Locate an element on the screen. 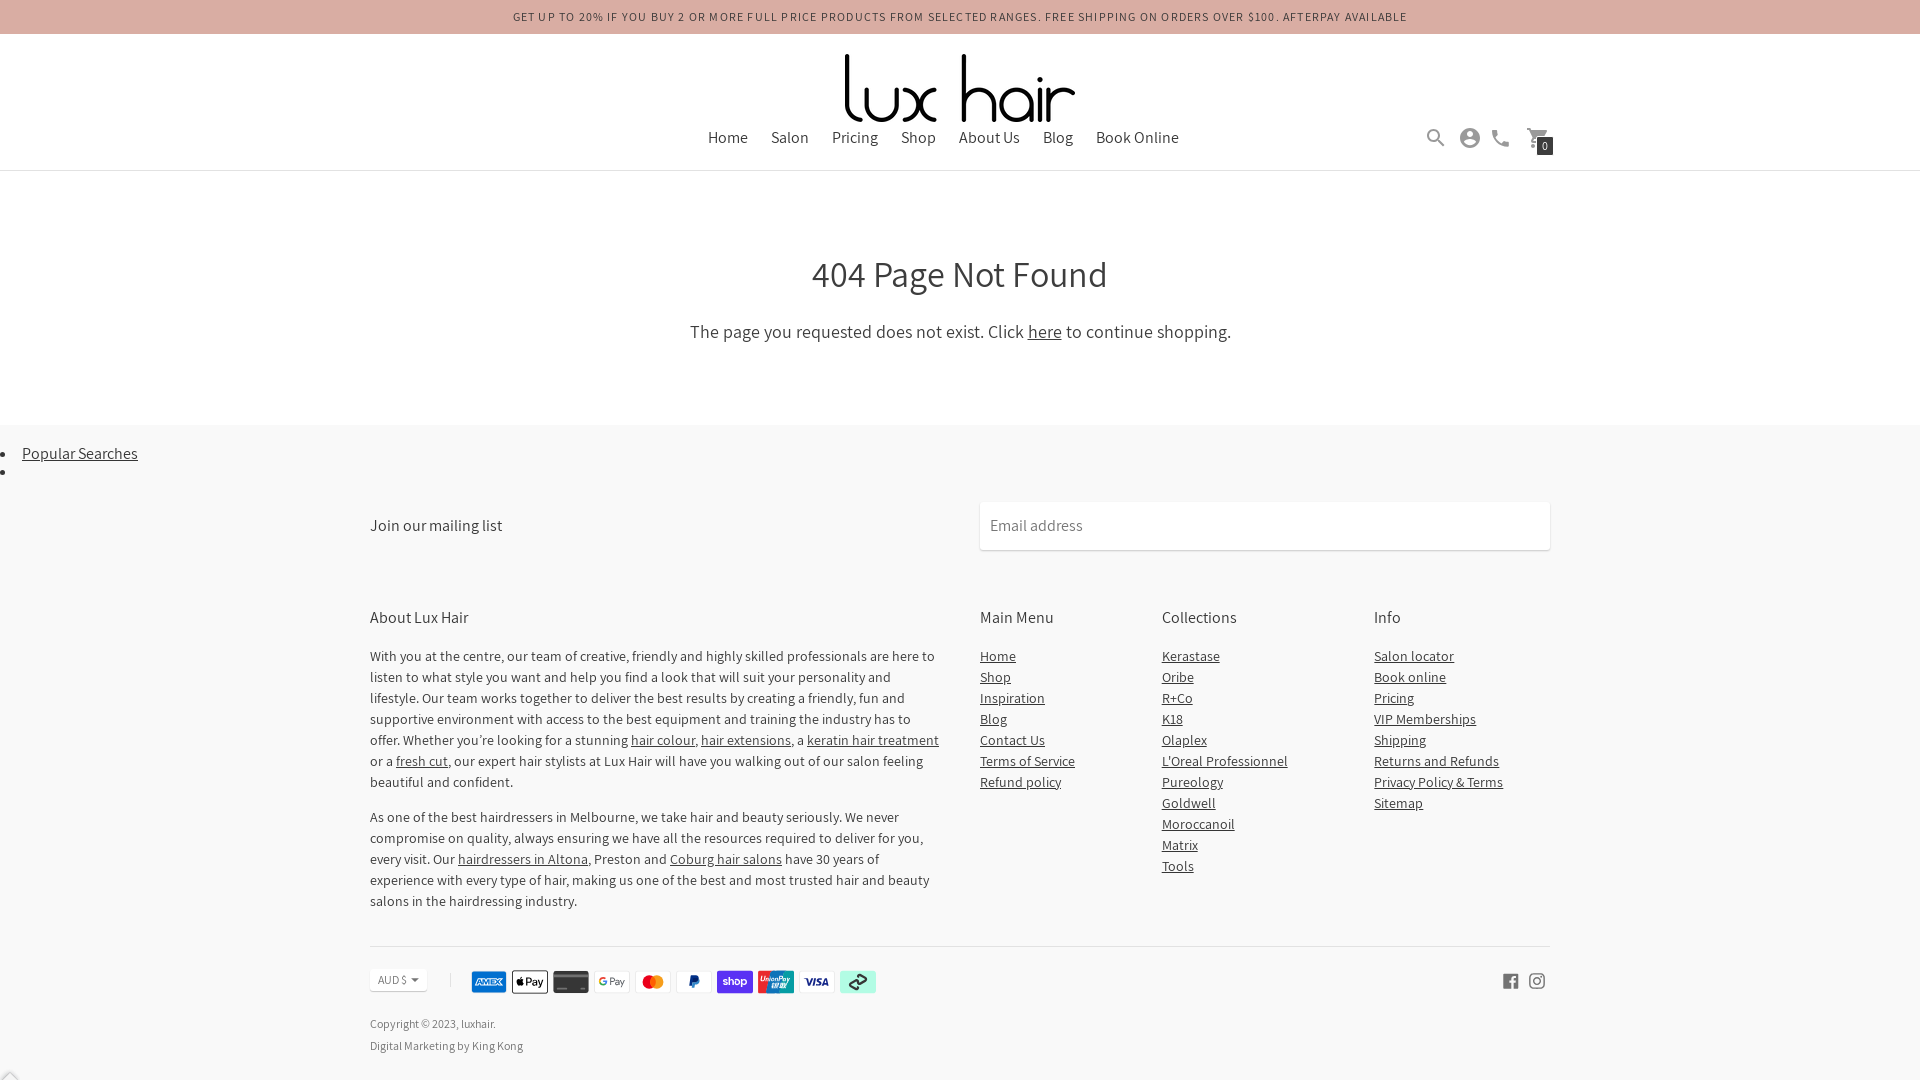 The height and width of the screenshot is (1080, 1920). 'VIP Memberships' is located at coordinates (1424, 717).